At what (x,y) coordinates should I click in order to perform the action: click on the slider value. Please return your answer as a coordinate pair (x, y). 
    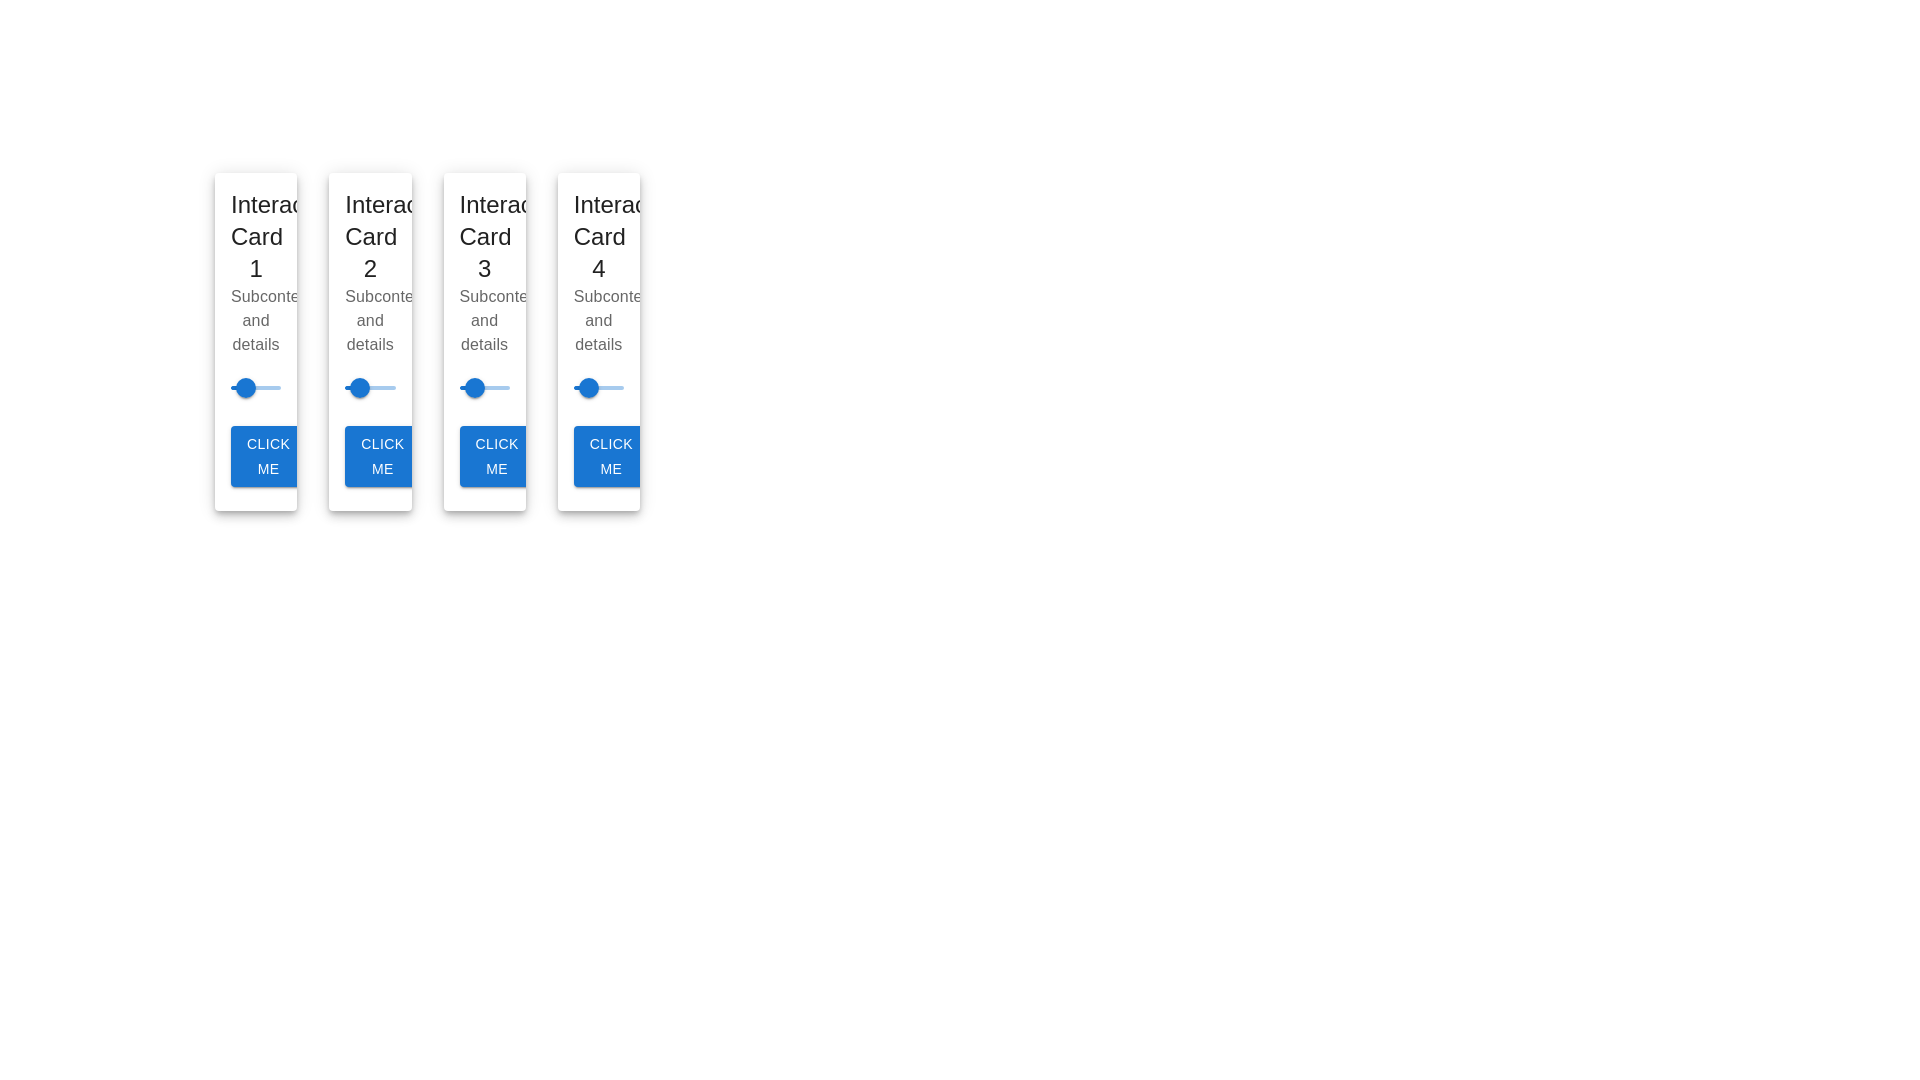
    Looking at the image, I should click on (439, 388).